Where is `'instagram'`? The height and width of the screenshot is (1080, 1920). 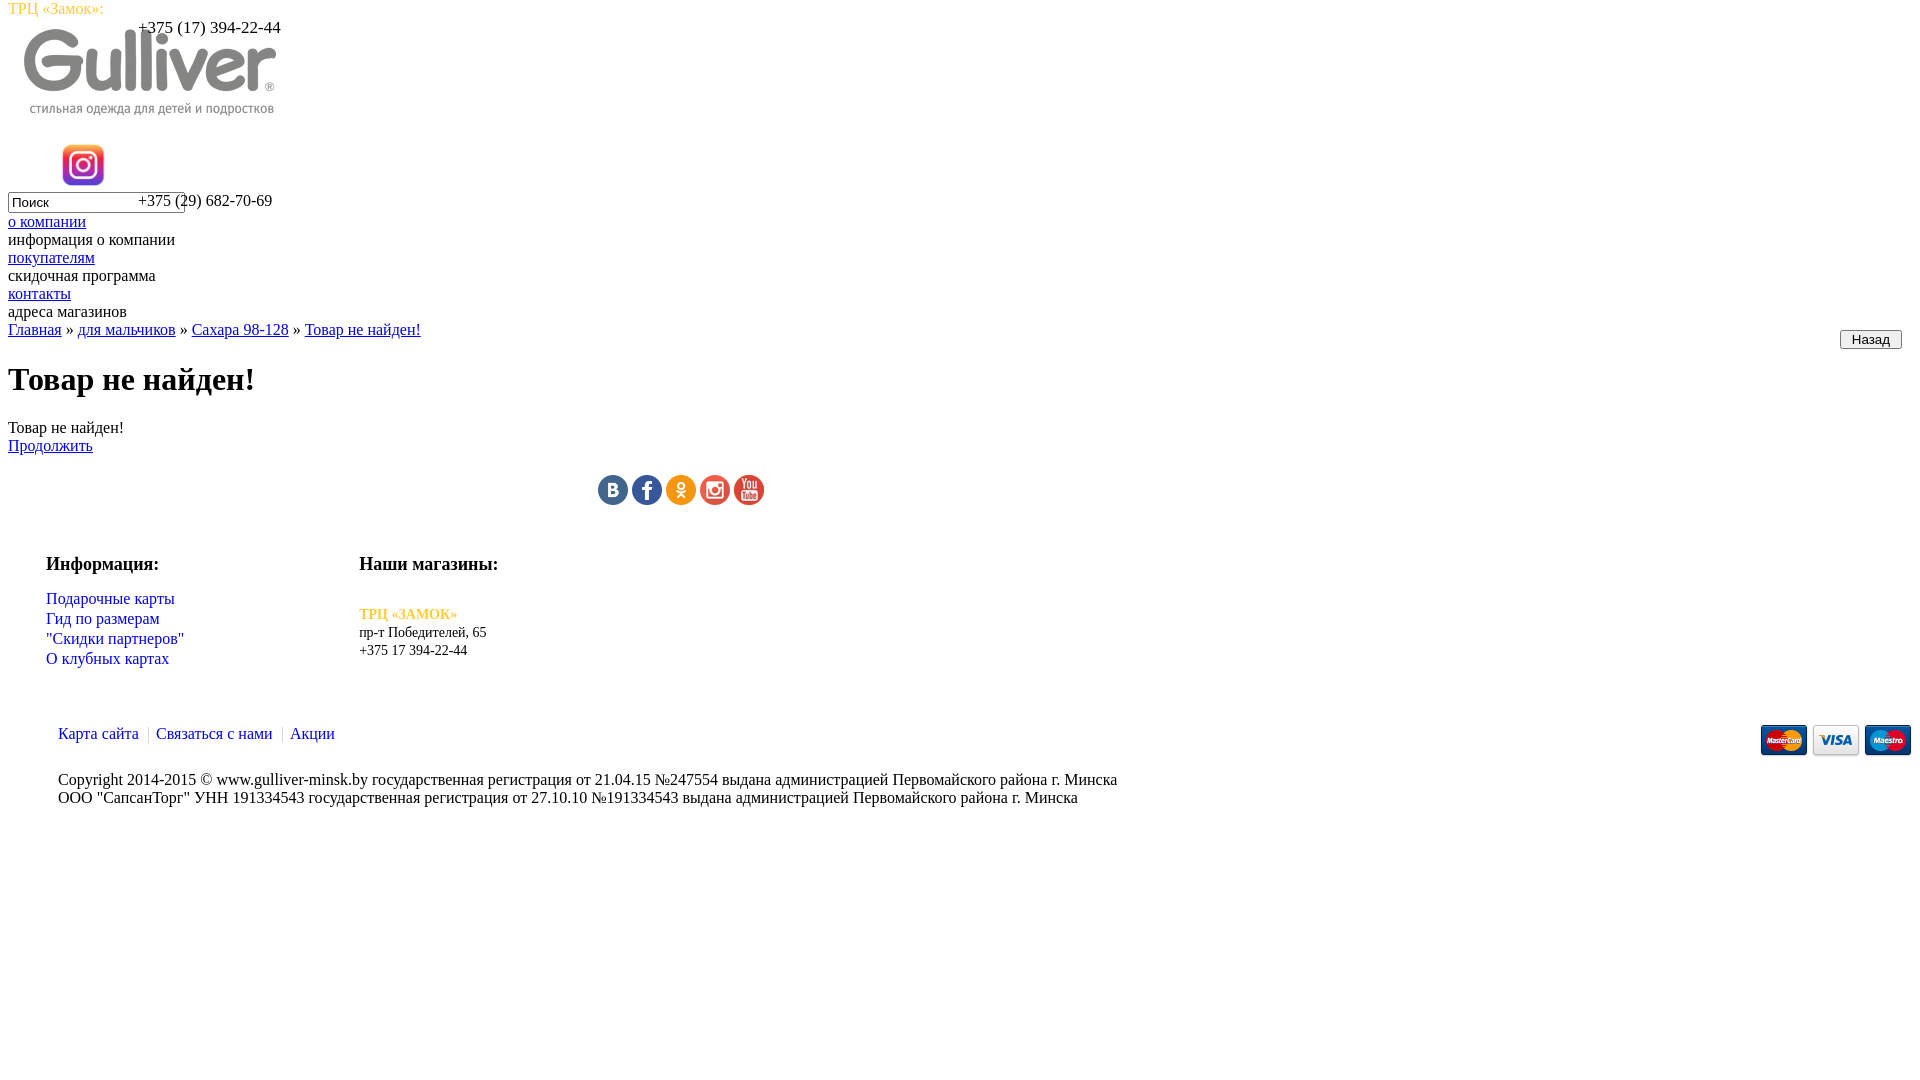 'instagram' is located at coordinates (715, 498).